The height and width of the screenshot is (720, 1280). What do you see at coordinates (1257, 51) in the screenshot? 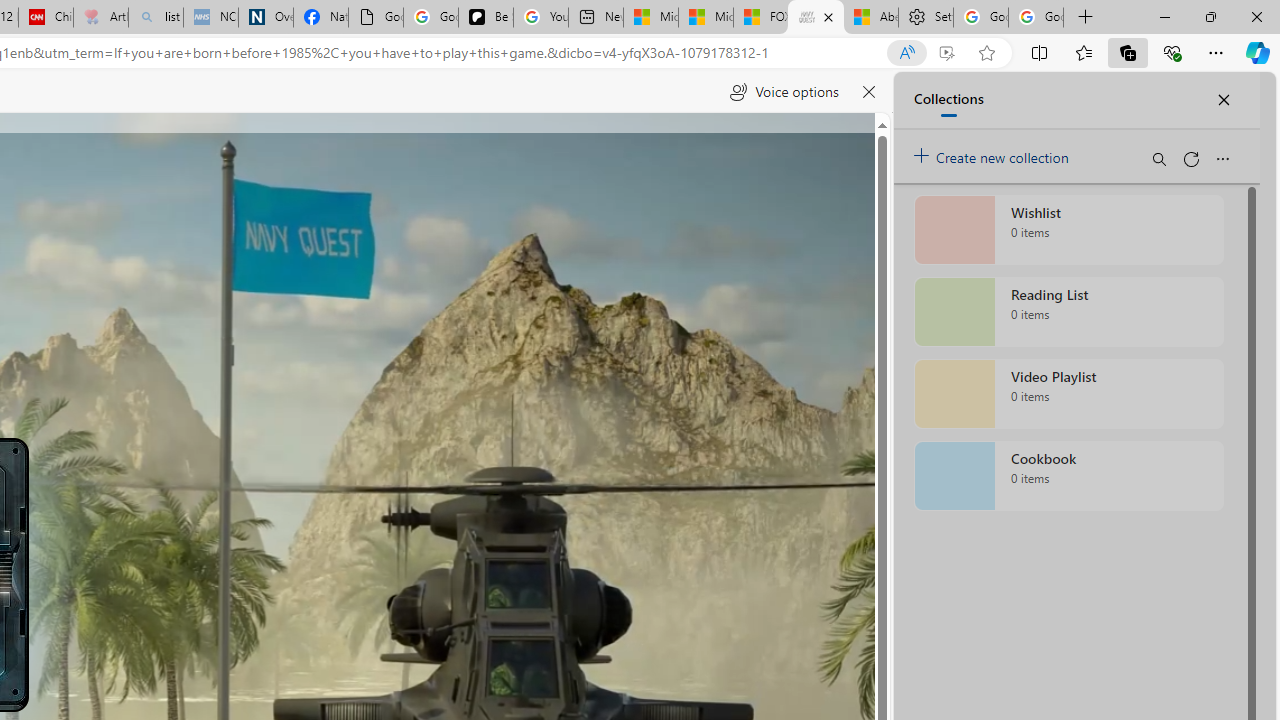
I see `'Copilot (Ctrl+Shift+.)'` at bounding box center [1257, 51].